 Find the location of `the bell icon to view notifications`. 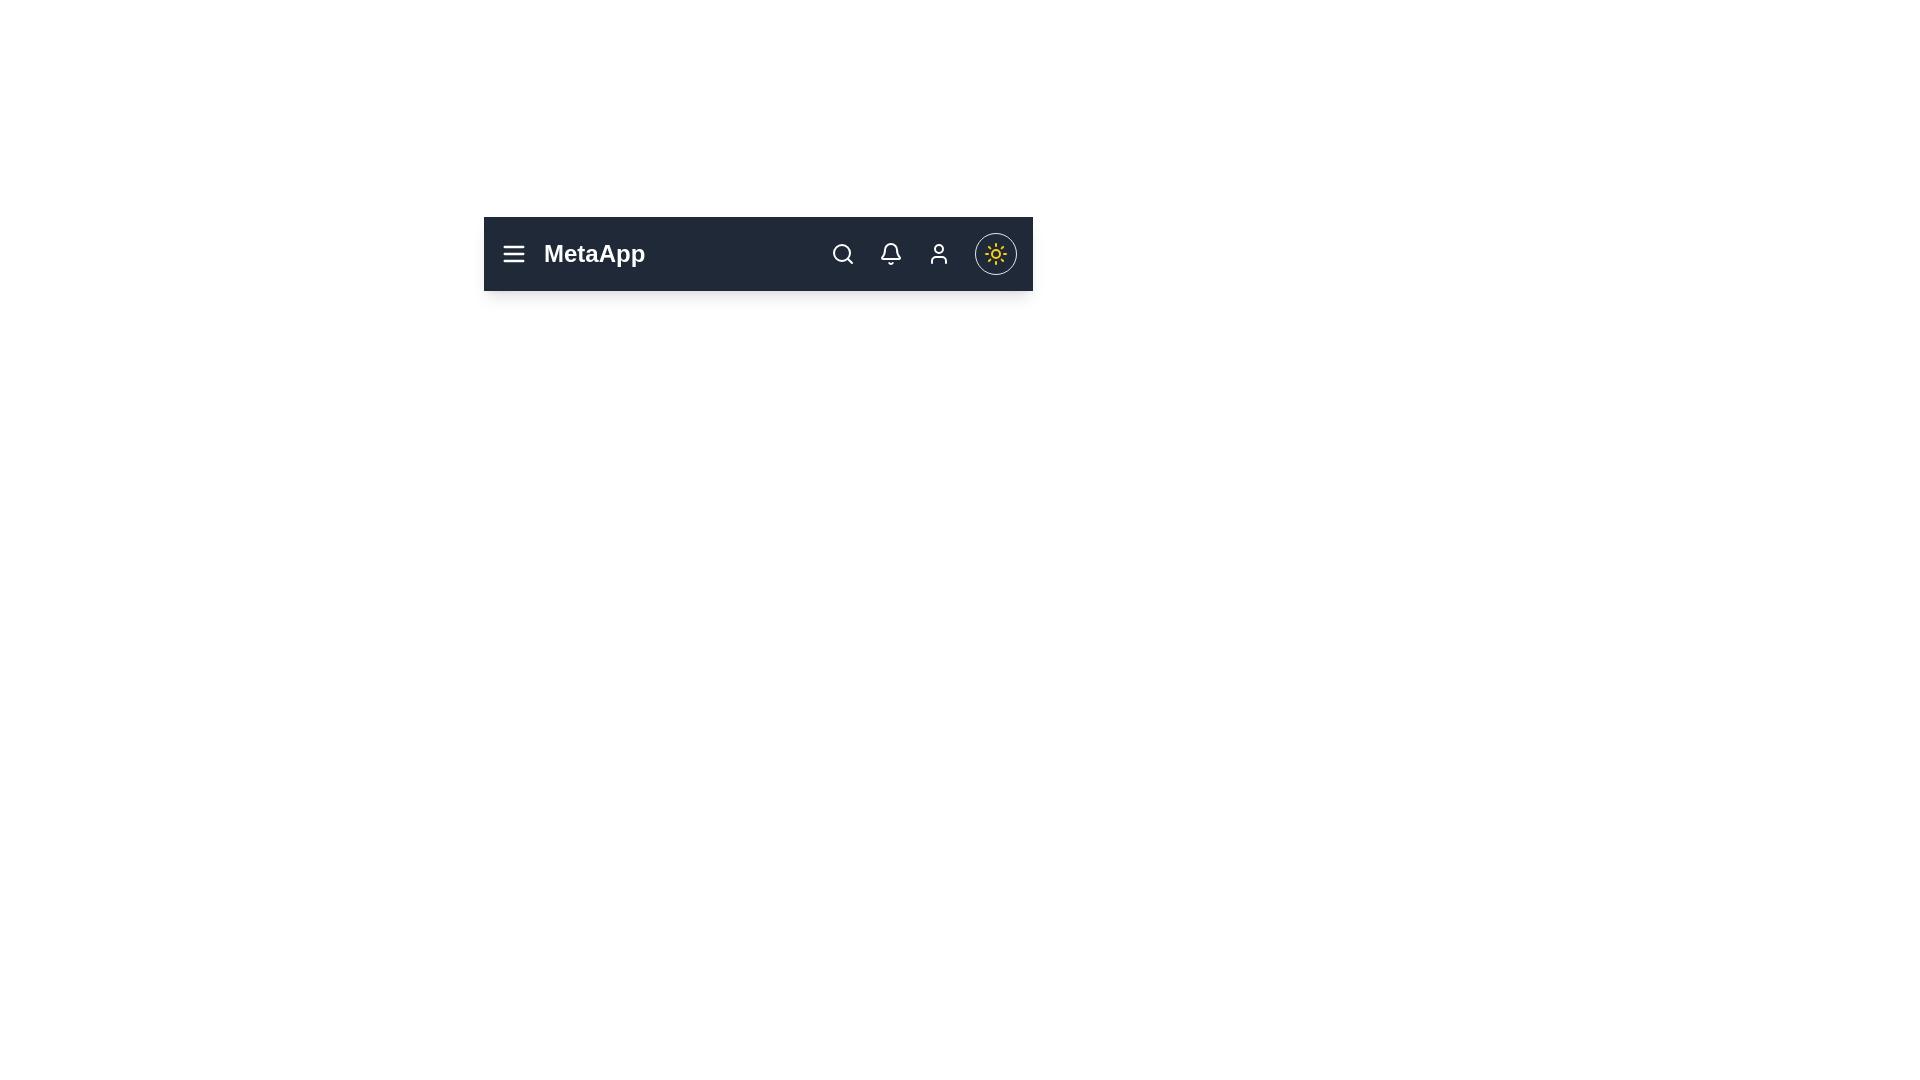

the bell icon to view notifications is located at coordinates (890, 253).